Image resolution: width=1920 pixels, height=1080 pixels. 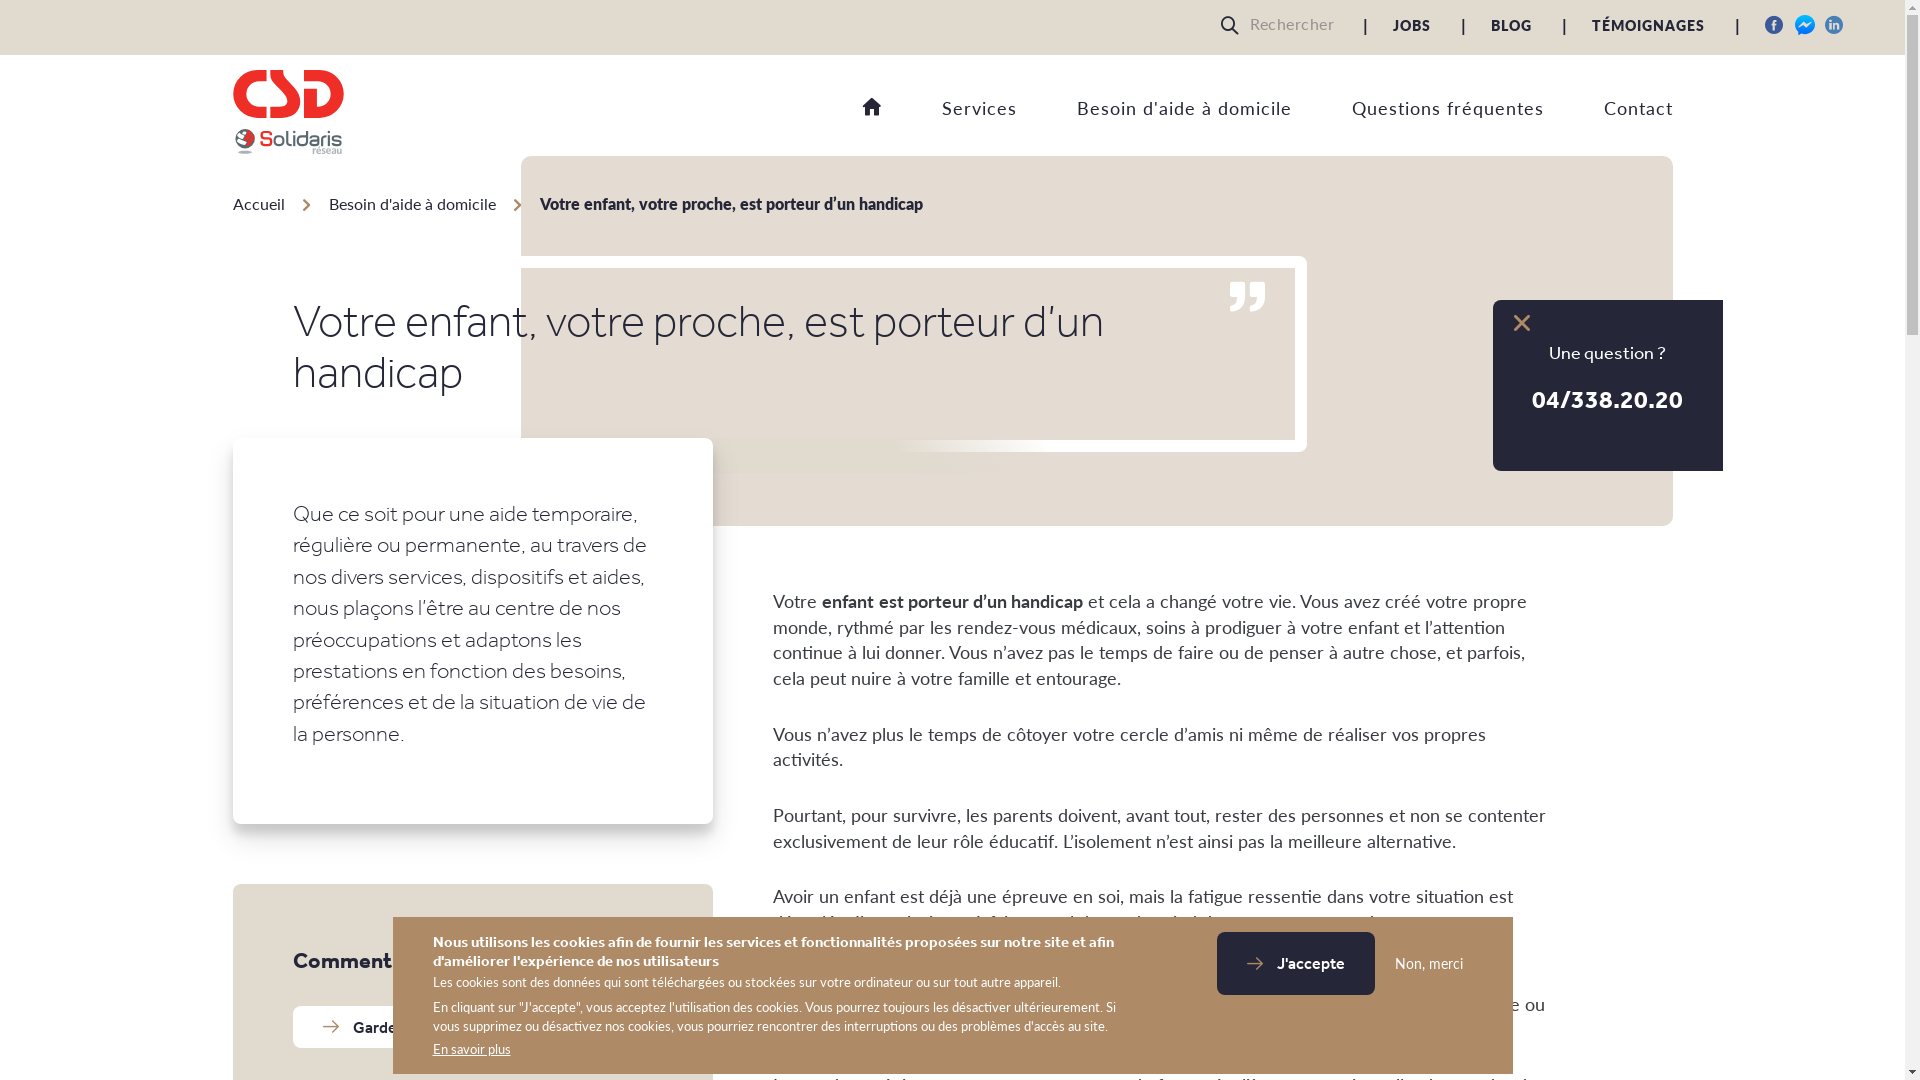 I want to click on 'BLOG', so click(x=1511, y=24).